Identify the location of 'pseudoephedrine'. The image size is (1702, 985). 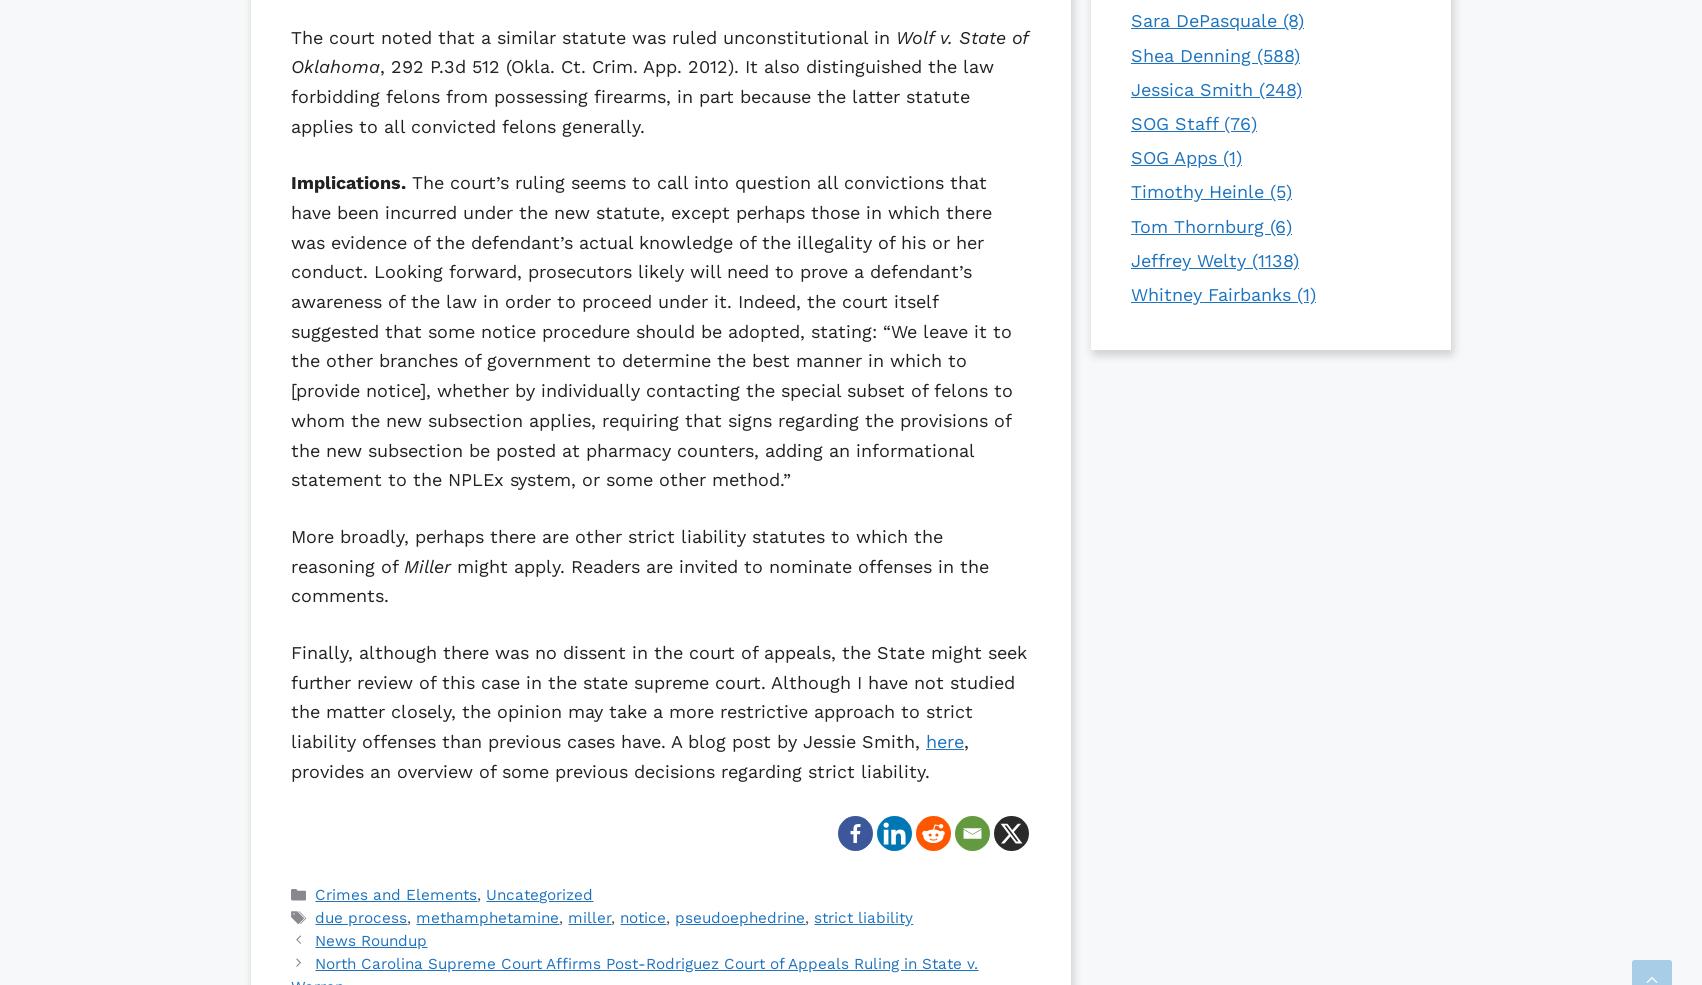
(739, 917).